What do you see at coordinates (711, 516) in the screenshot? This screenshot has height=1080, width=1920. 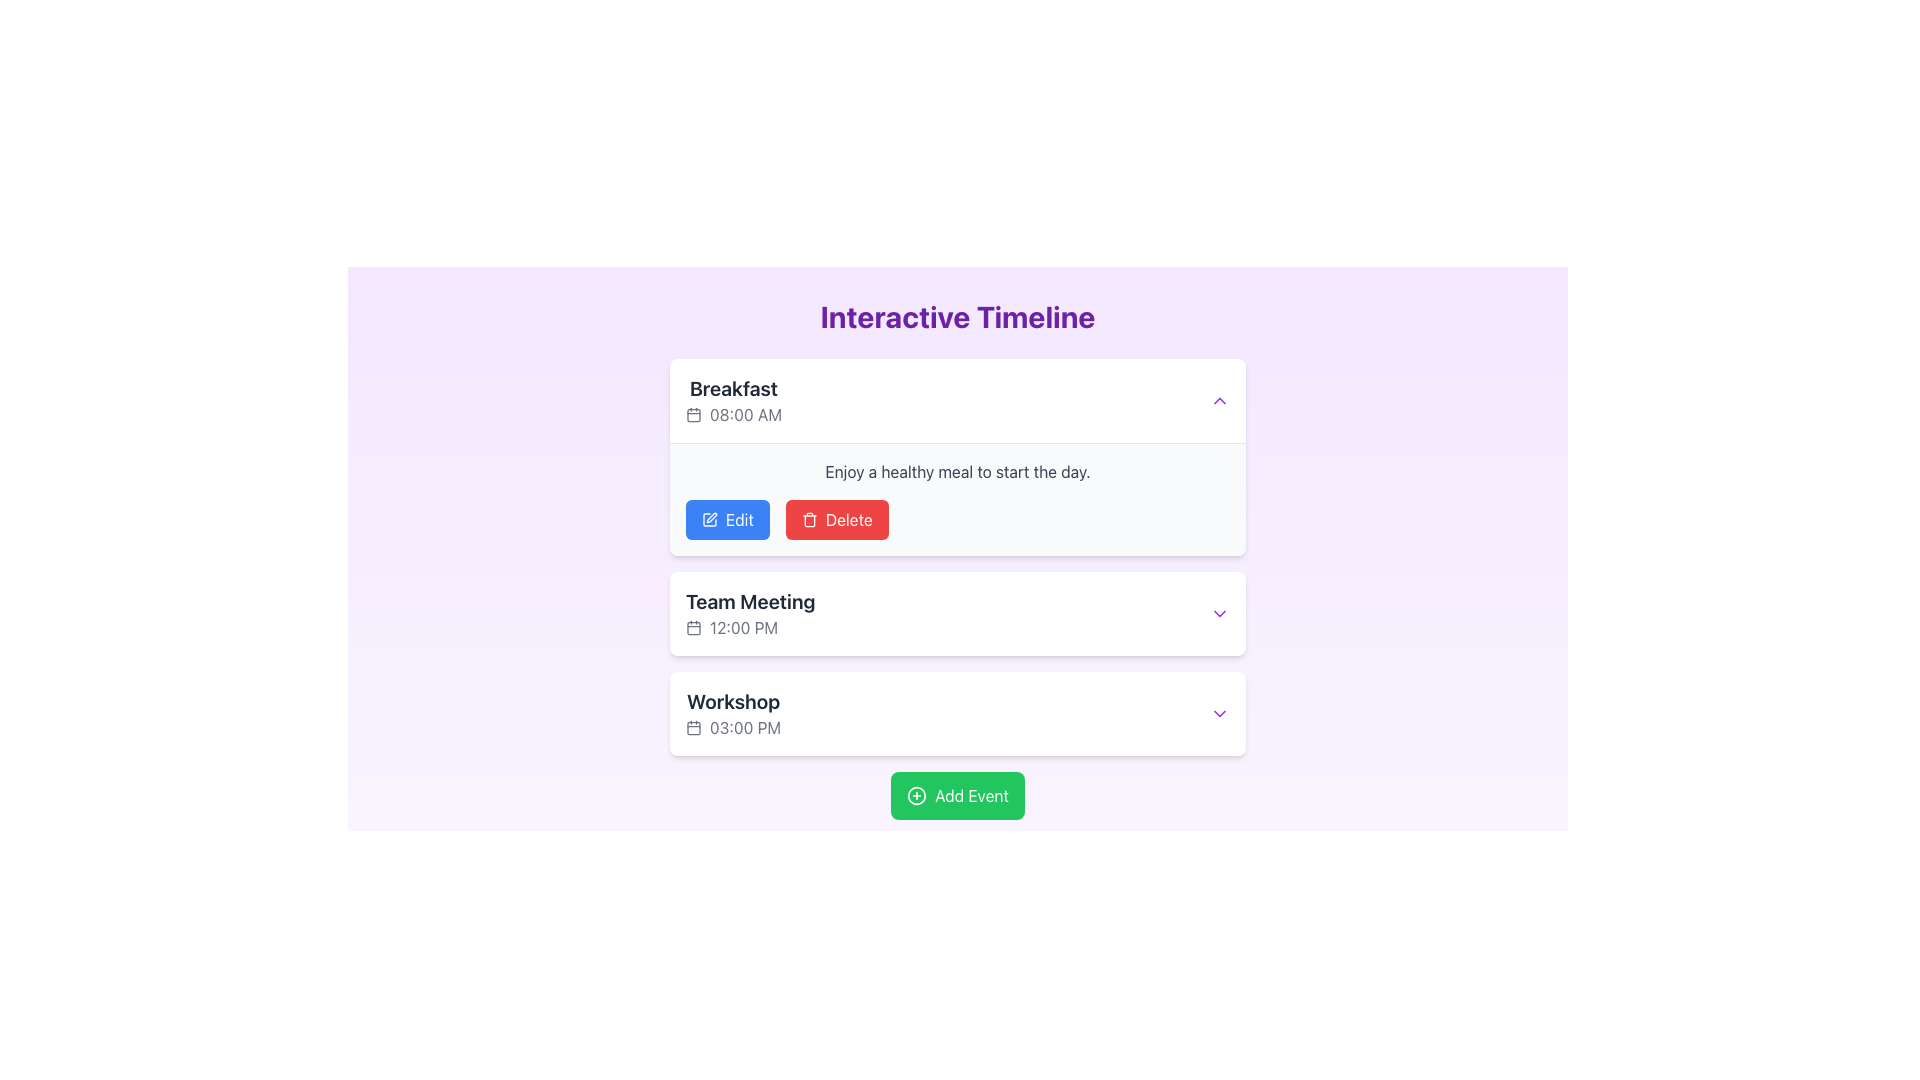 I see `the edit functionality by clicking the 'Edit' button associated with the pencil icon located in the first event card labeled 'Breakfast'` at bounding box center [711, 516].